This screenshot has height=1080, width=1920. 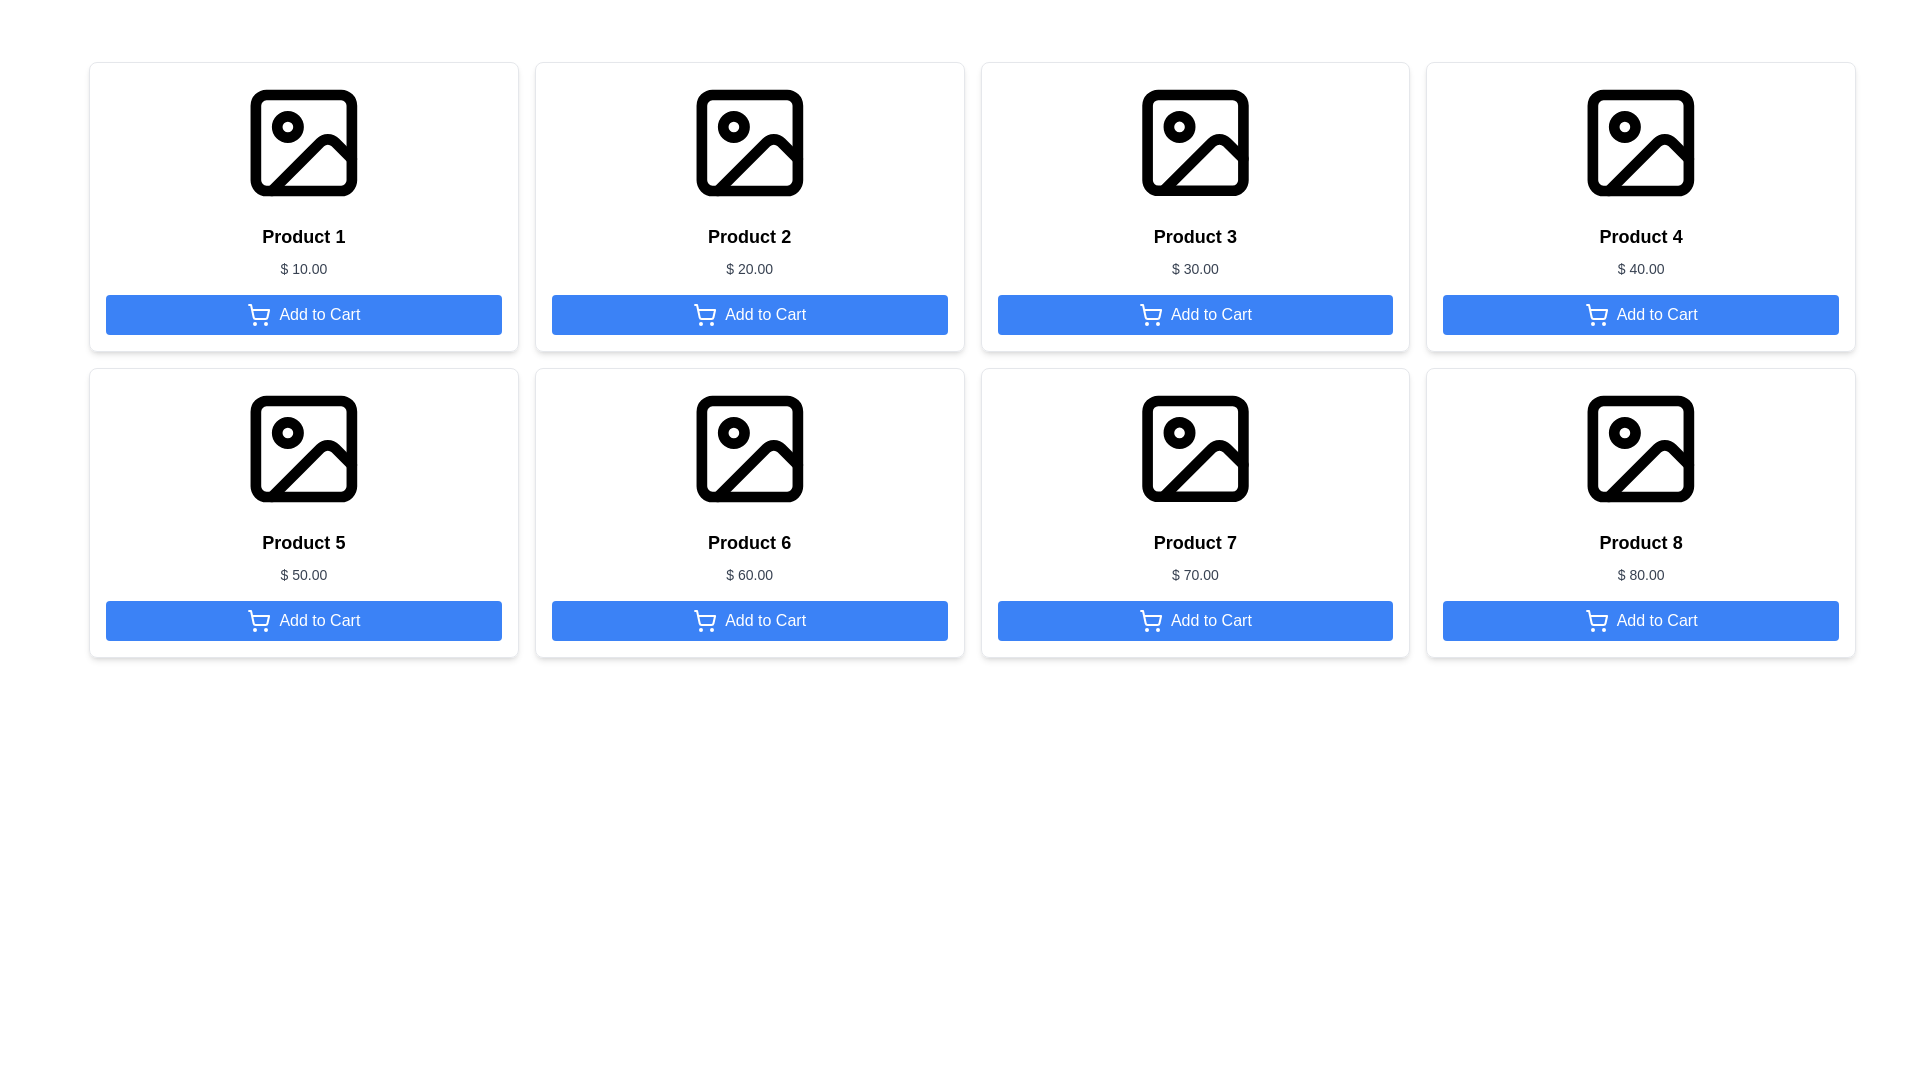 I want to click on the shopping cart icon located within the 'Add to Cart' button of the second product card from the left in the first row of the grid layout, so click(x=705, y=312).